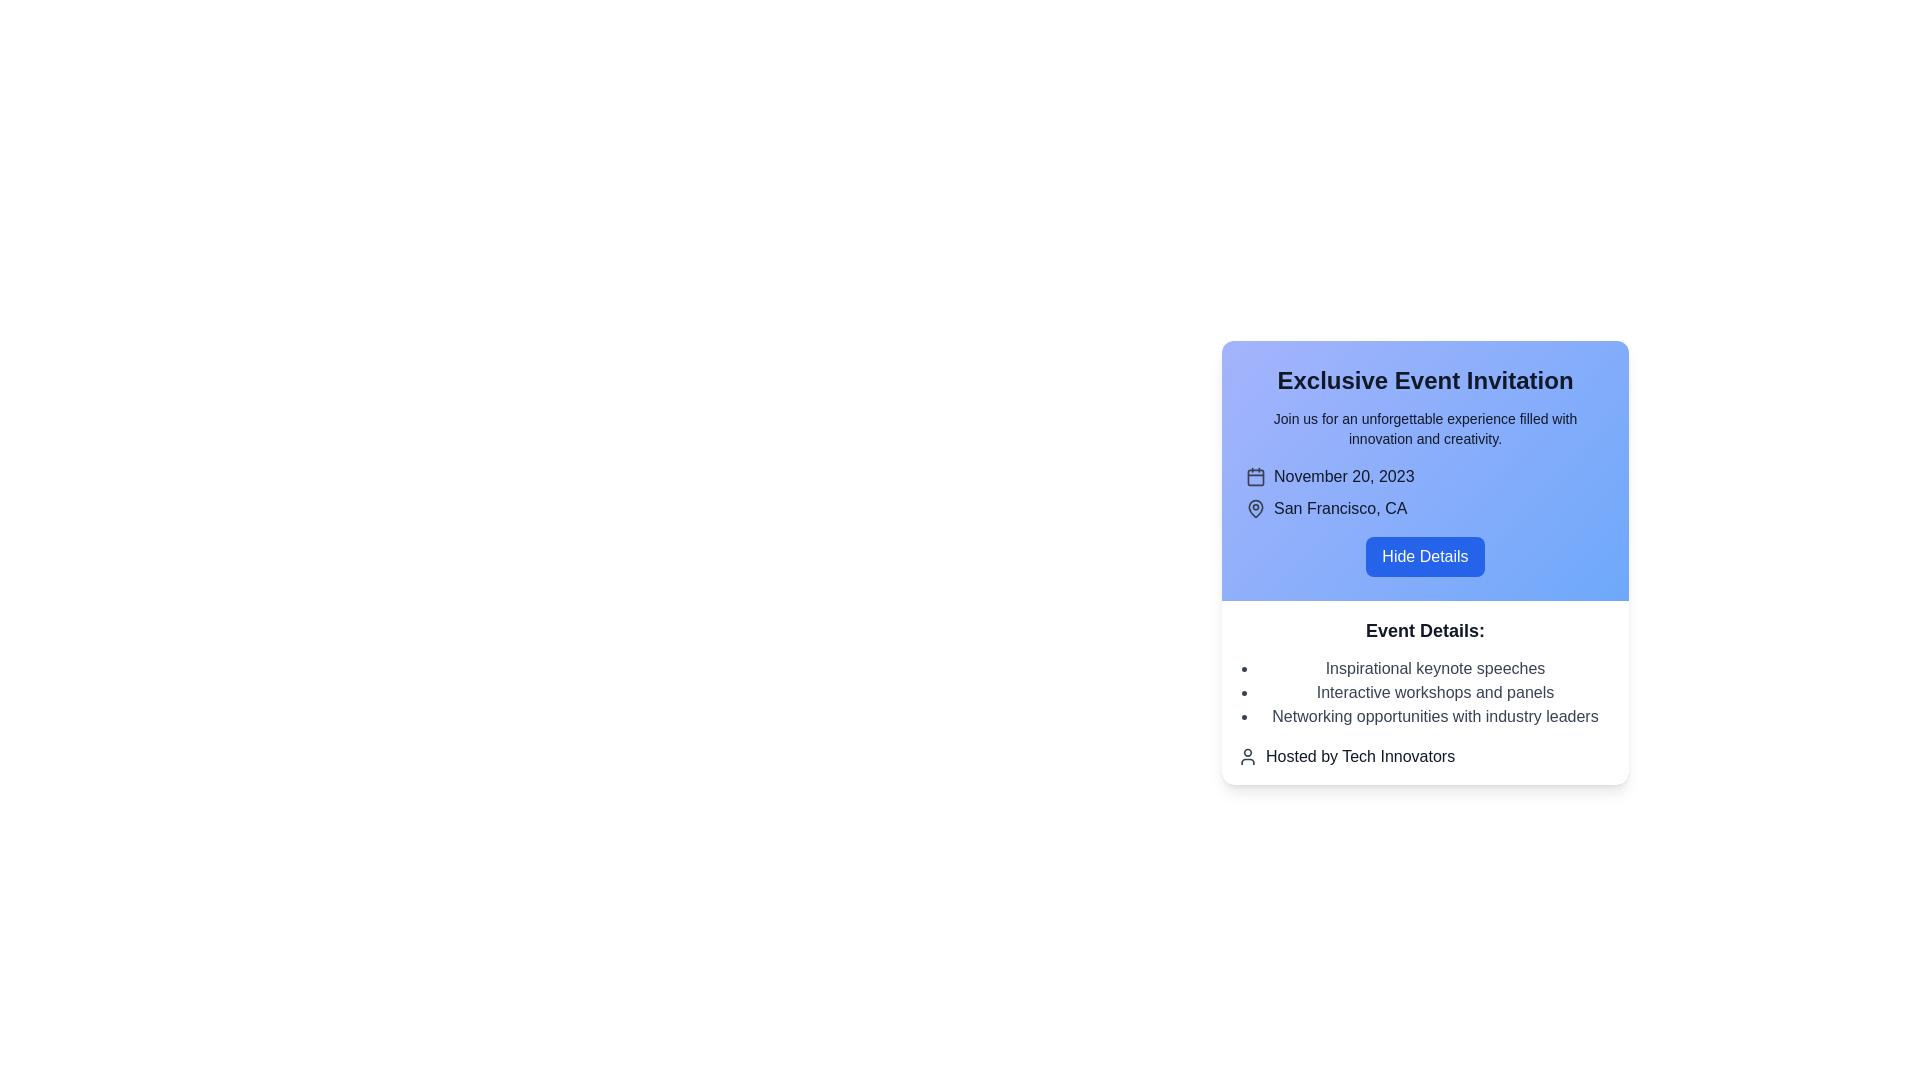 This screenshot has width=1920, height=1080. Describe the element at coordinates (1255, 507) in the screenshot. I see `the graphical icon representing a map pin located to the left of the text 'San Francisco, CA' in the event detail section` at that location.